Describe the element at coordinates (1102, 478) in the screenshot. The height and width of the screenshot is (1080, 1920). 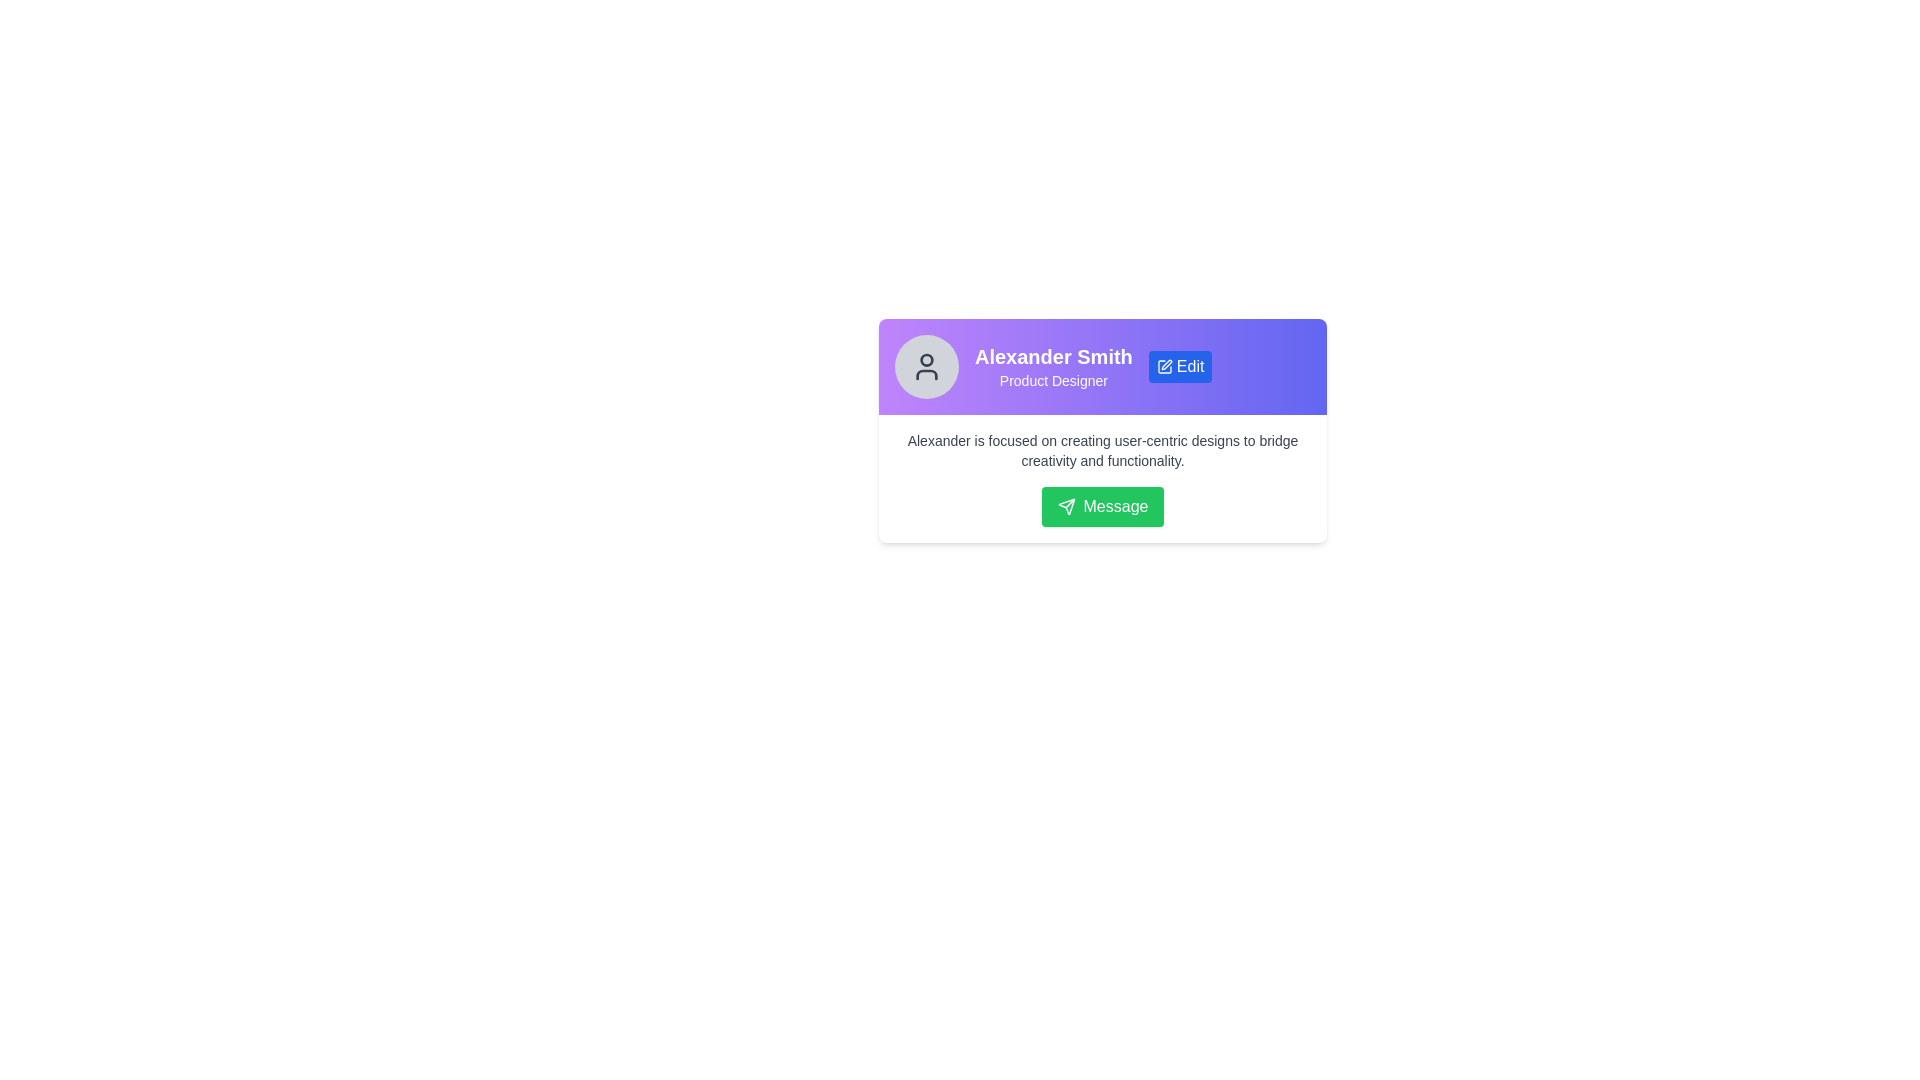
I see `the green 'Message' button located below the profile header to initiate a messaging action related to Alexander` at that location.